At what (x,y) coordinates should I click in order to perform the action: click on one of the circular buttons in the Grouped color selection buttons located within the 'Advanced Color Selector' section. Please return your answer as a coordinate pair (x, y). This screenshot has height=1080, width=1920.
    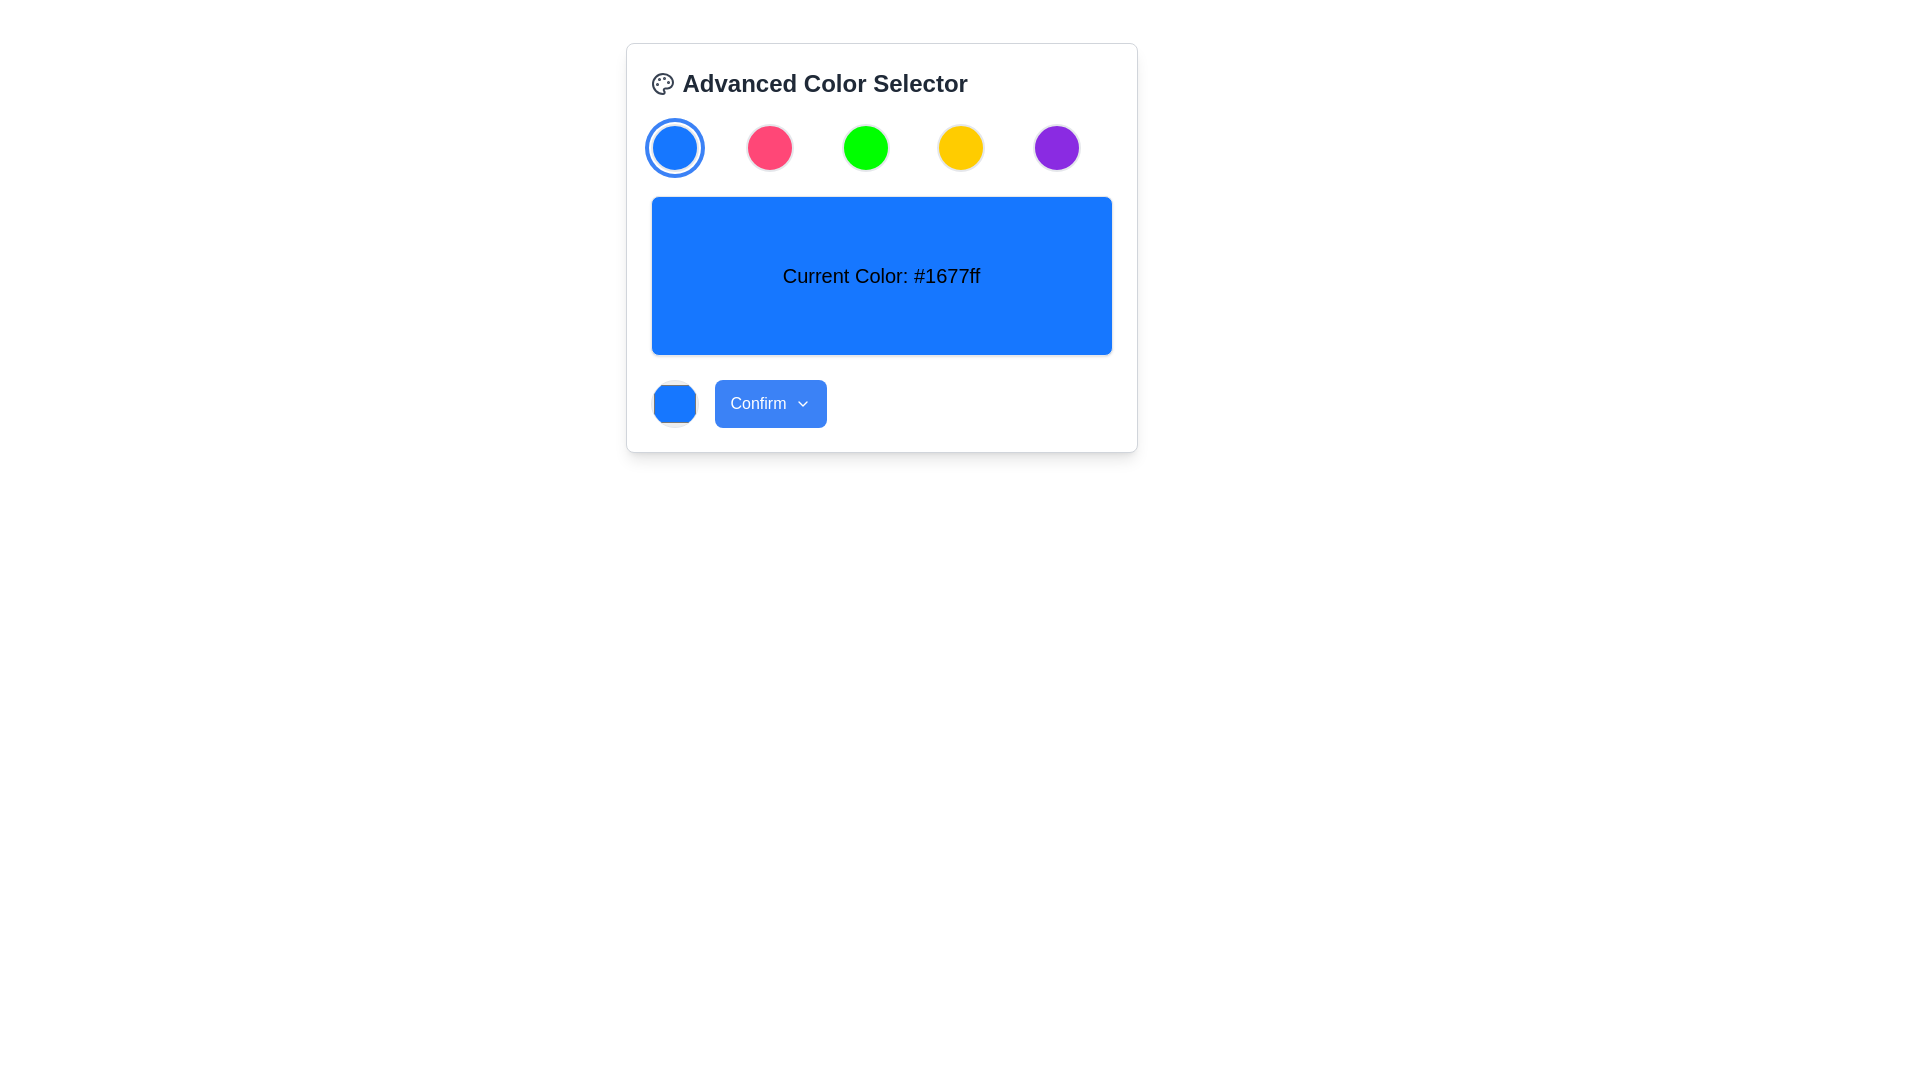
    Looking at the image, I should click on (880, 146).